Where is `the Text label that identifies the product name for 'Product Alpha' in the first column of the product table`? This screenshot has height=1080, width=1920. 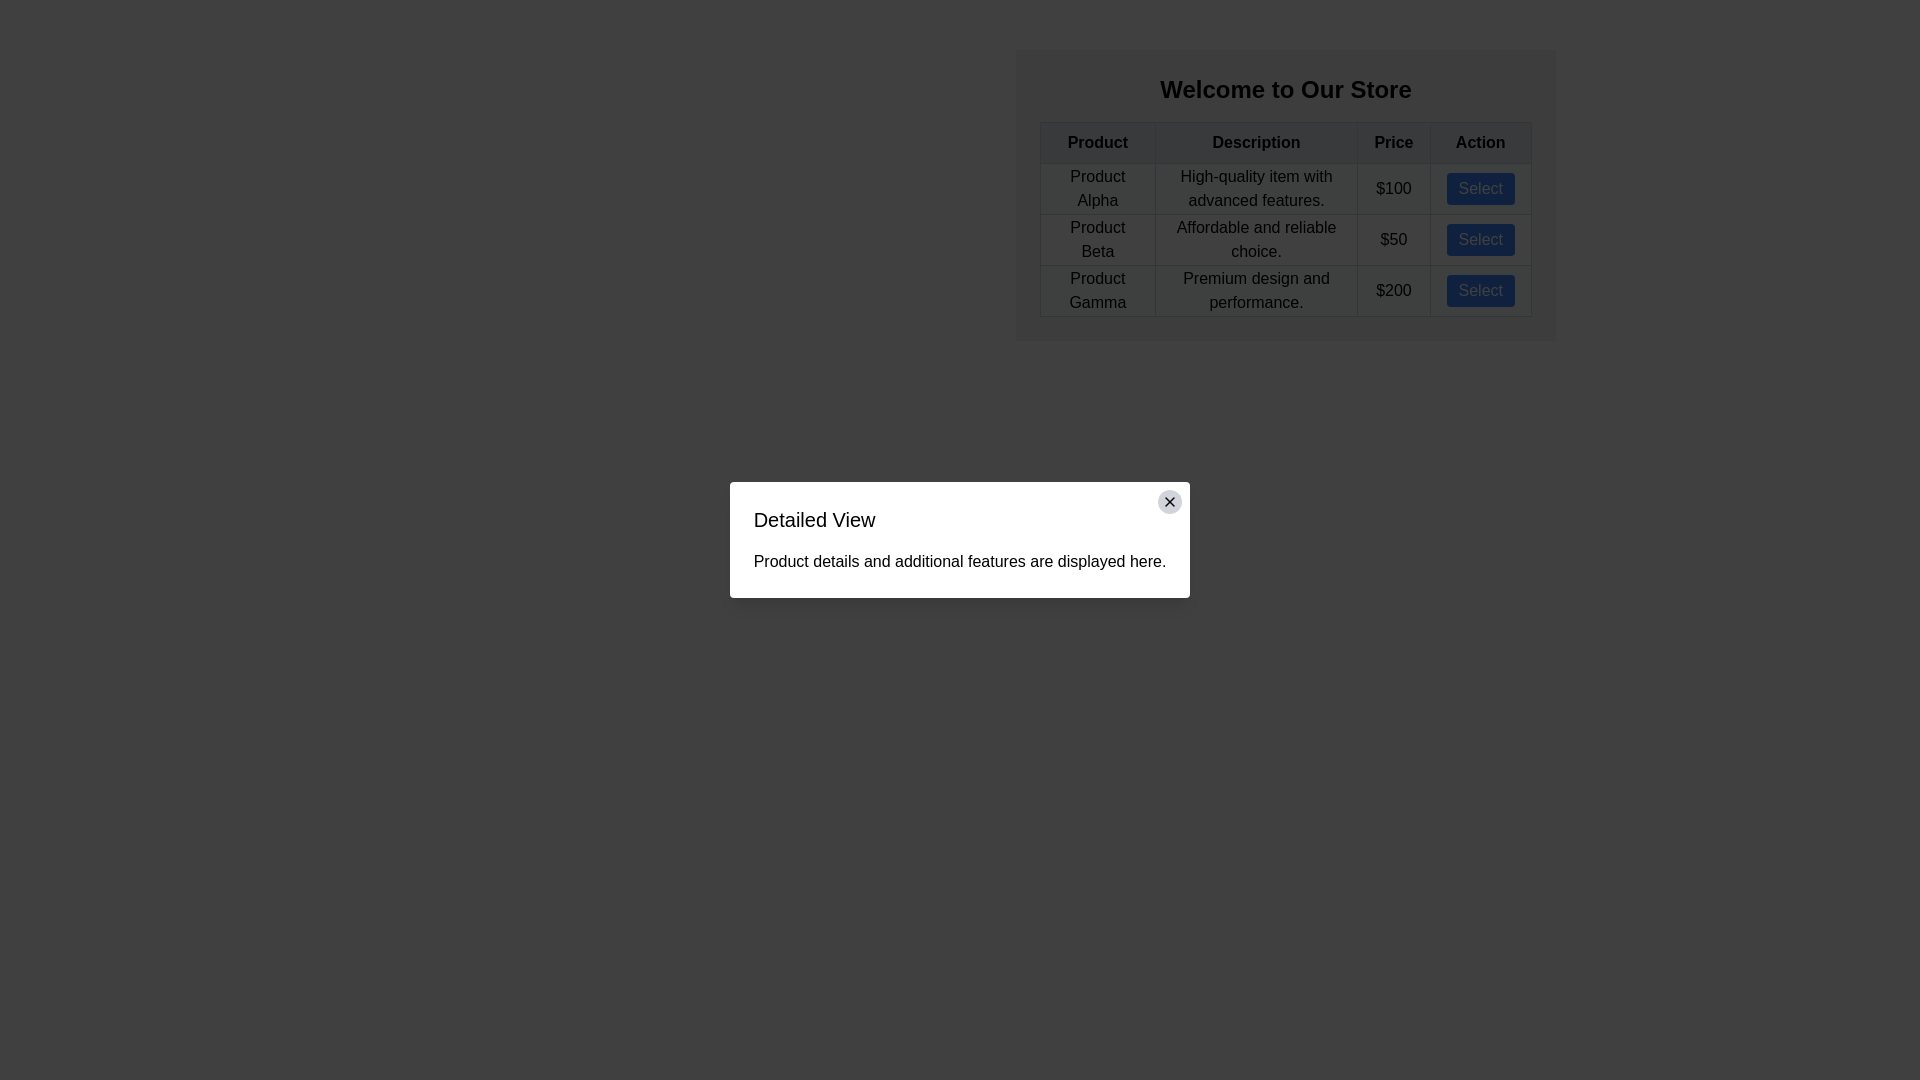
the Text label that identifies the product name for 'Product Alpha' in the first column of the product table is located at coordinates (1096, 189).